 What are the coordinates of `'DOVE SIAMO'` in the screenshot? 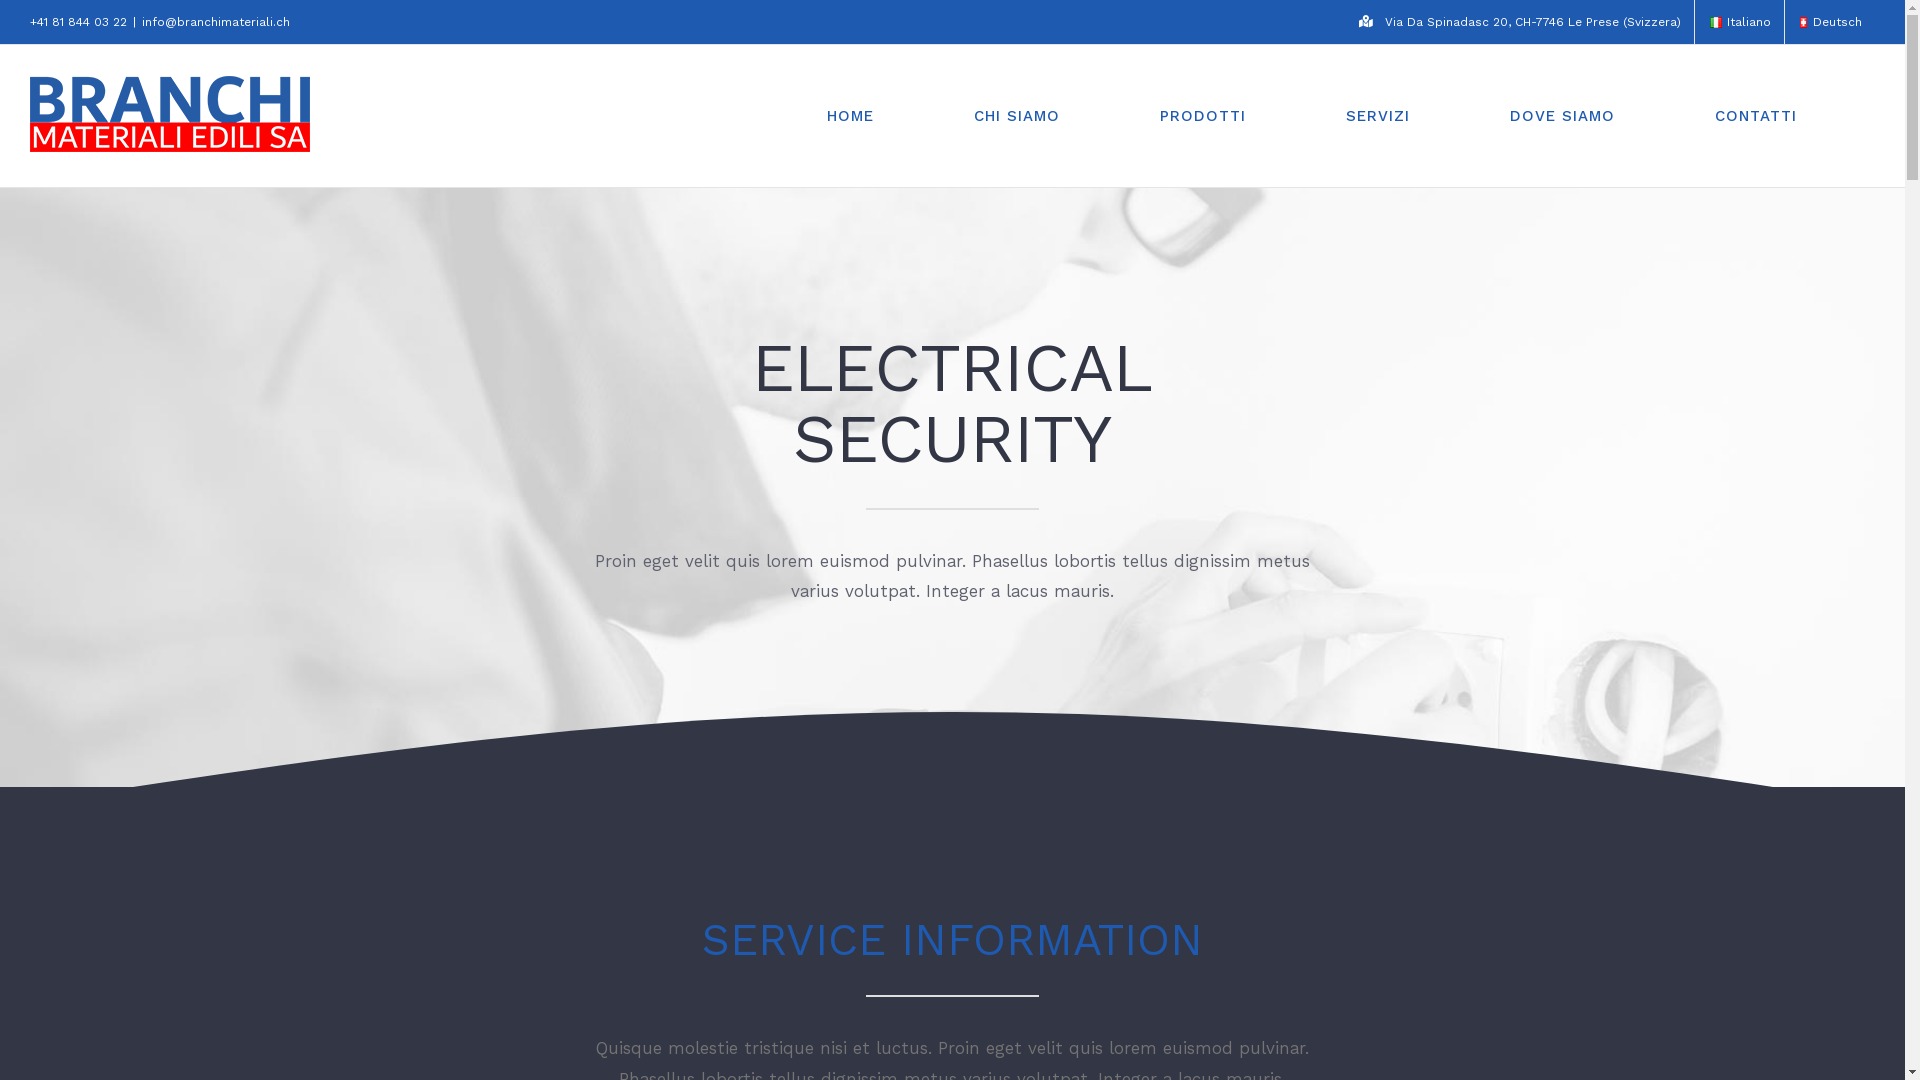 It's located at (1488, 115).